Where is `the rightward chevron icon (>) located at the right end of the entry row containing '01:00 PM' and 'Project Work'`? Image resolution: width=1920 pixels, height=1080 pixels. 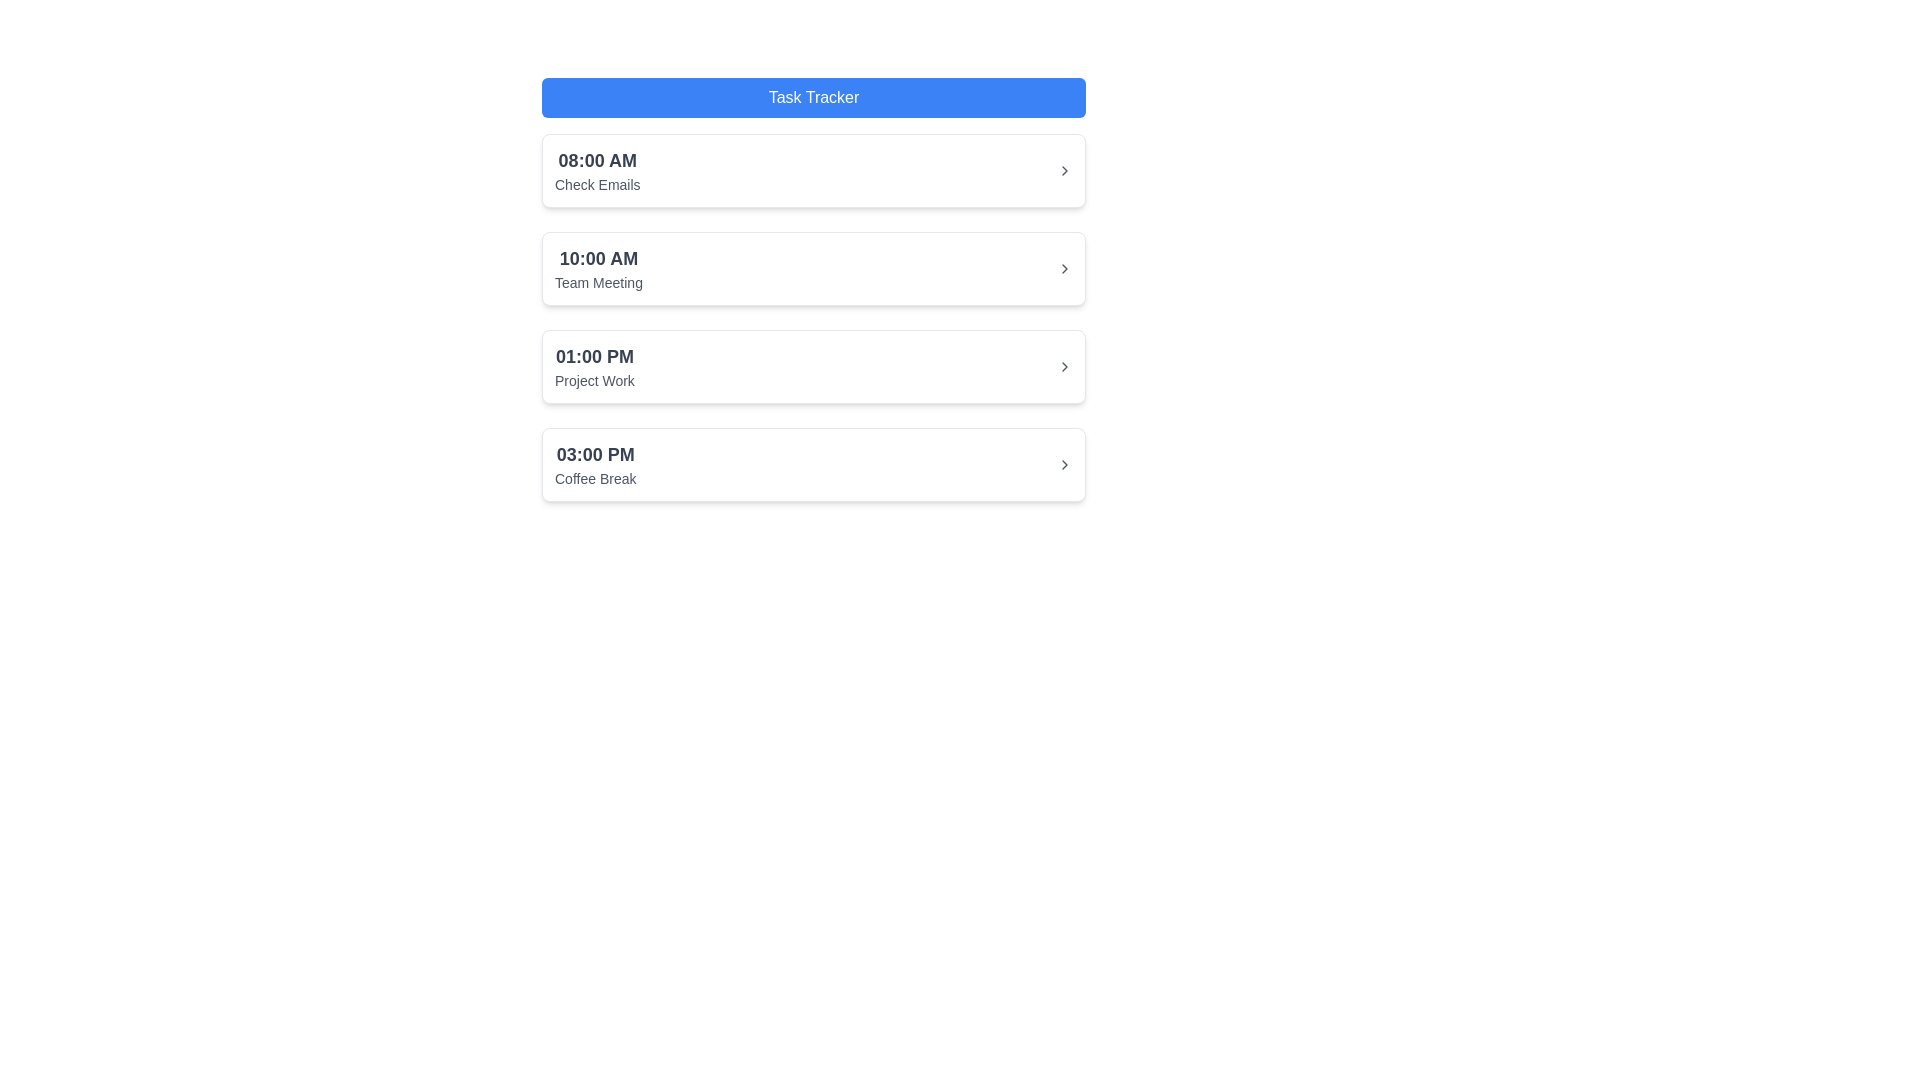
the rightward chevron icon (>) located at the right end of the entry row containing '01:00 PM' and 'Project Work' is located at coordinates (1064, 366).